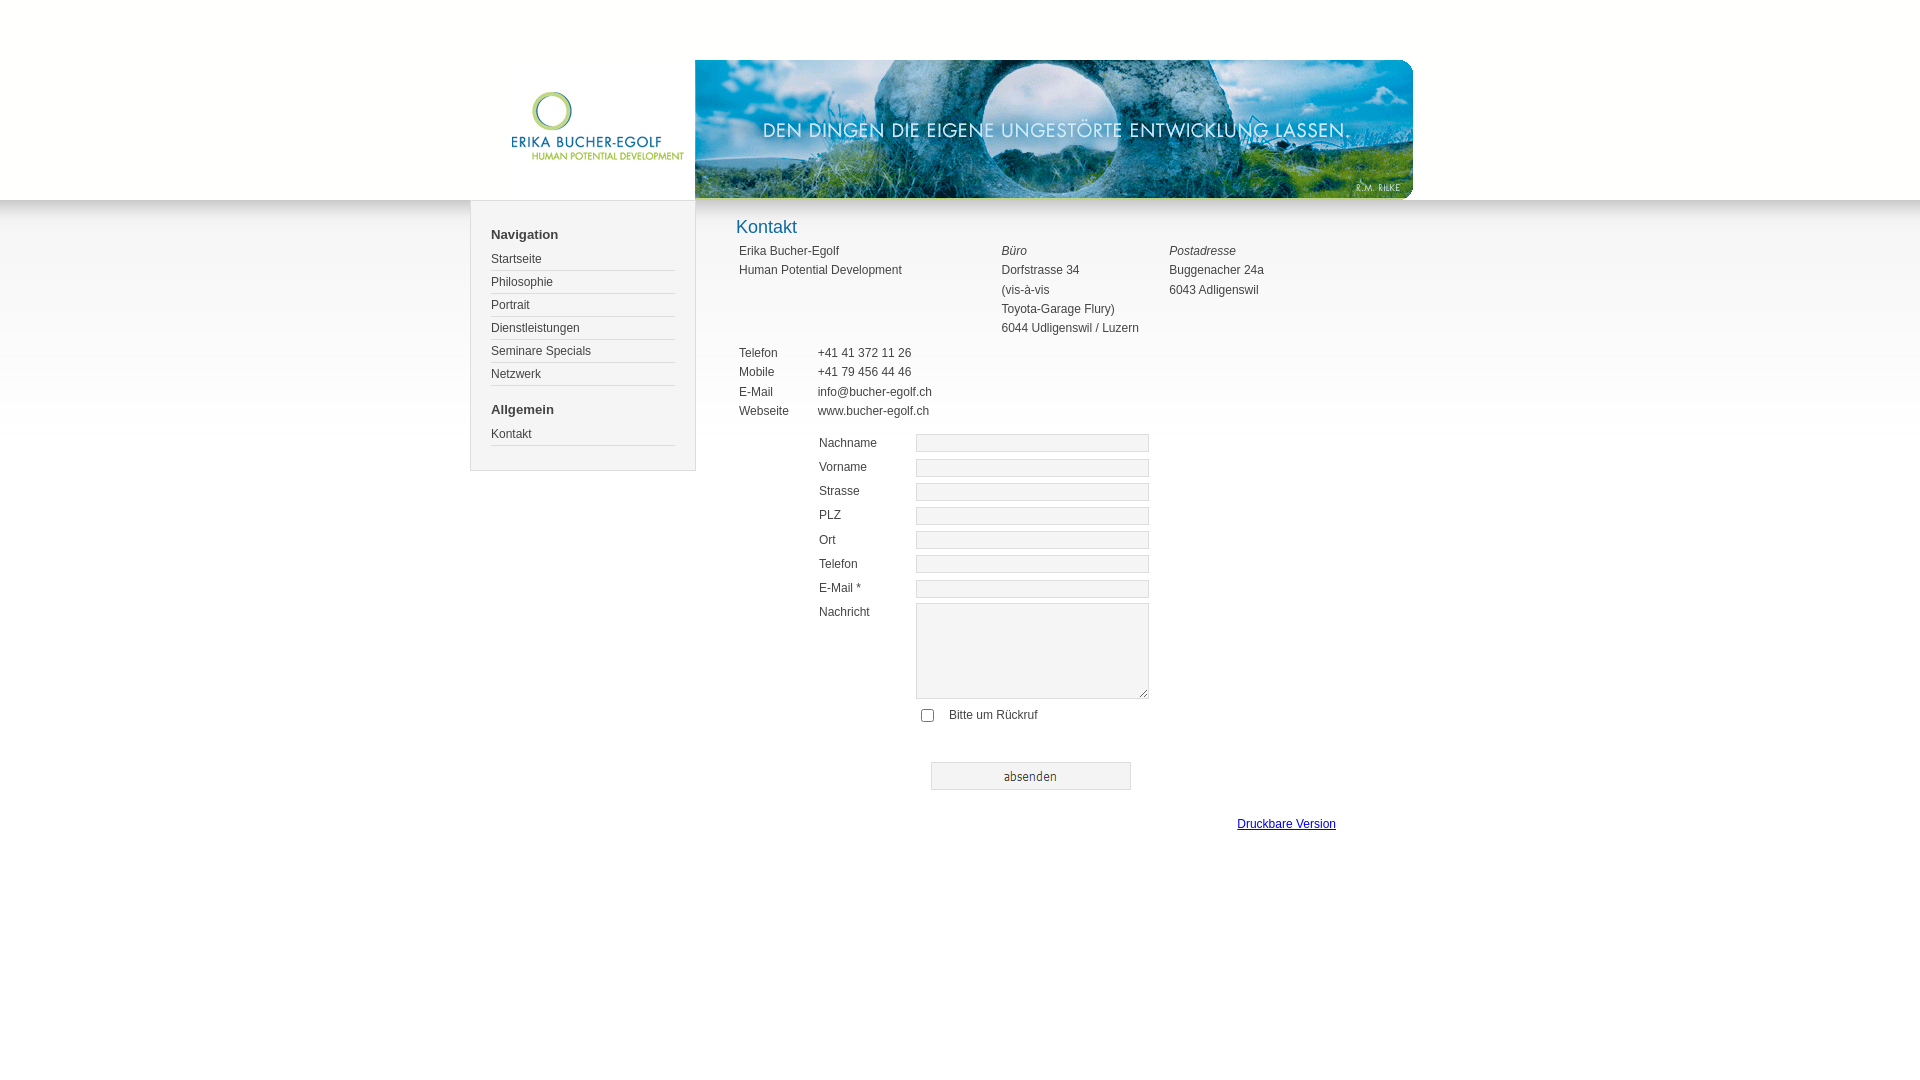  I want to click on 'Portrait', so click(581, 305).